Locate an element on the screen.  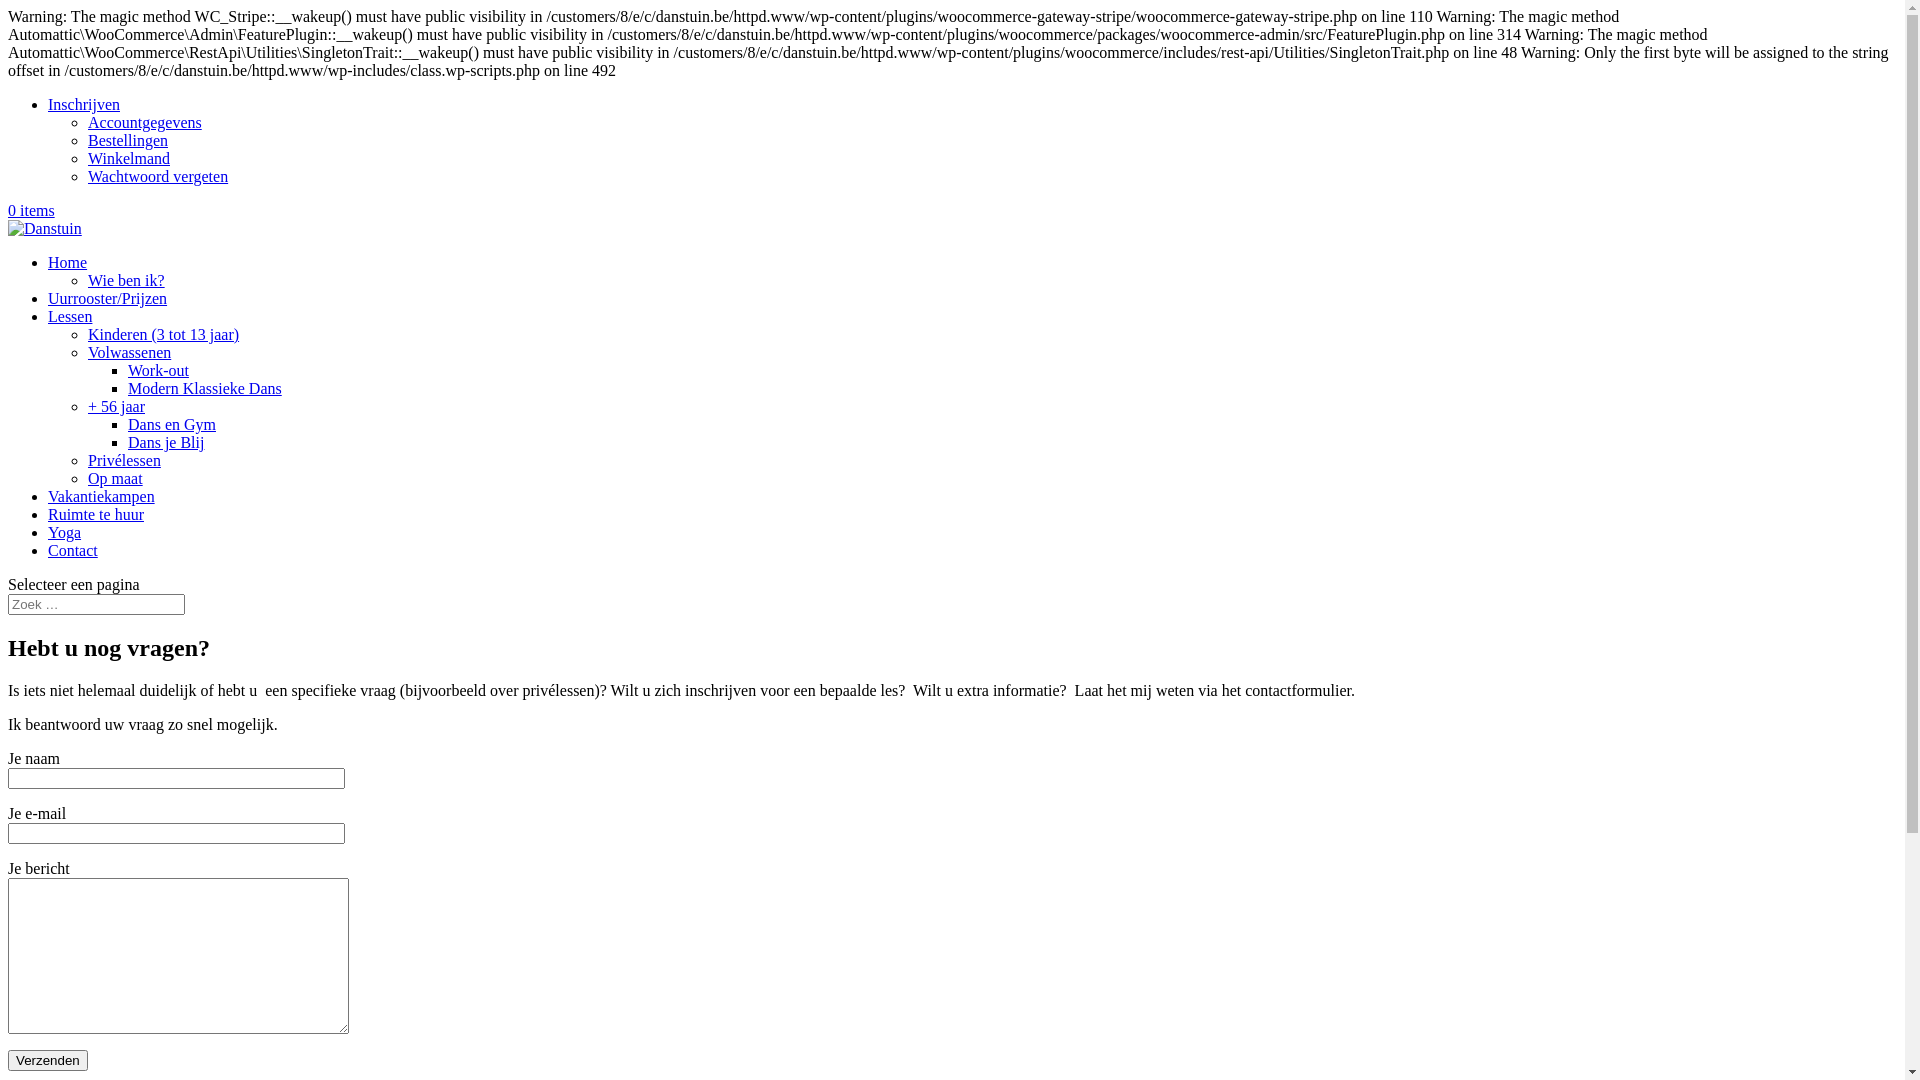
'Vakantiekampen' is located at coordinates (100, 495).